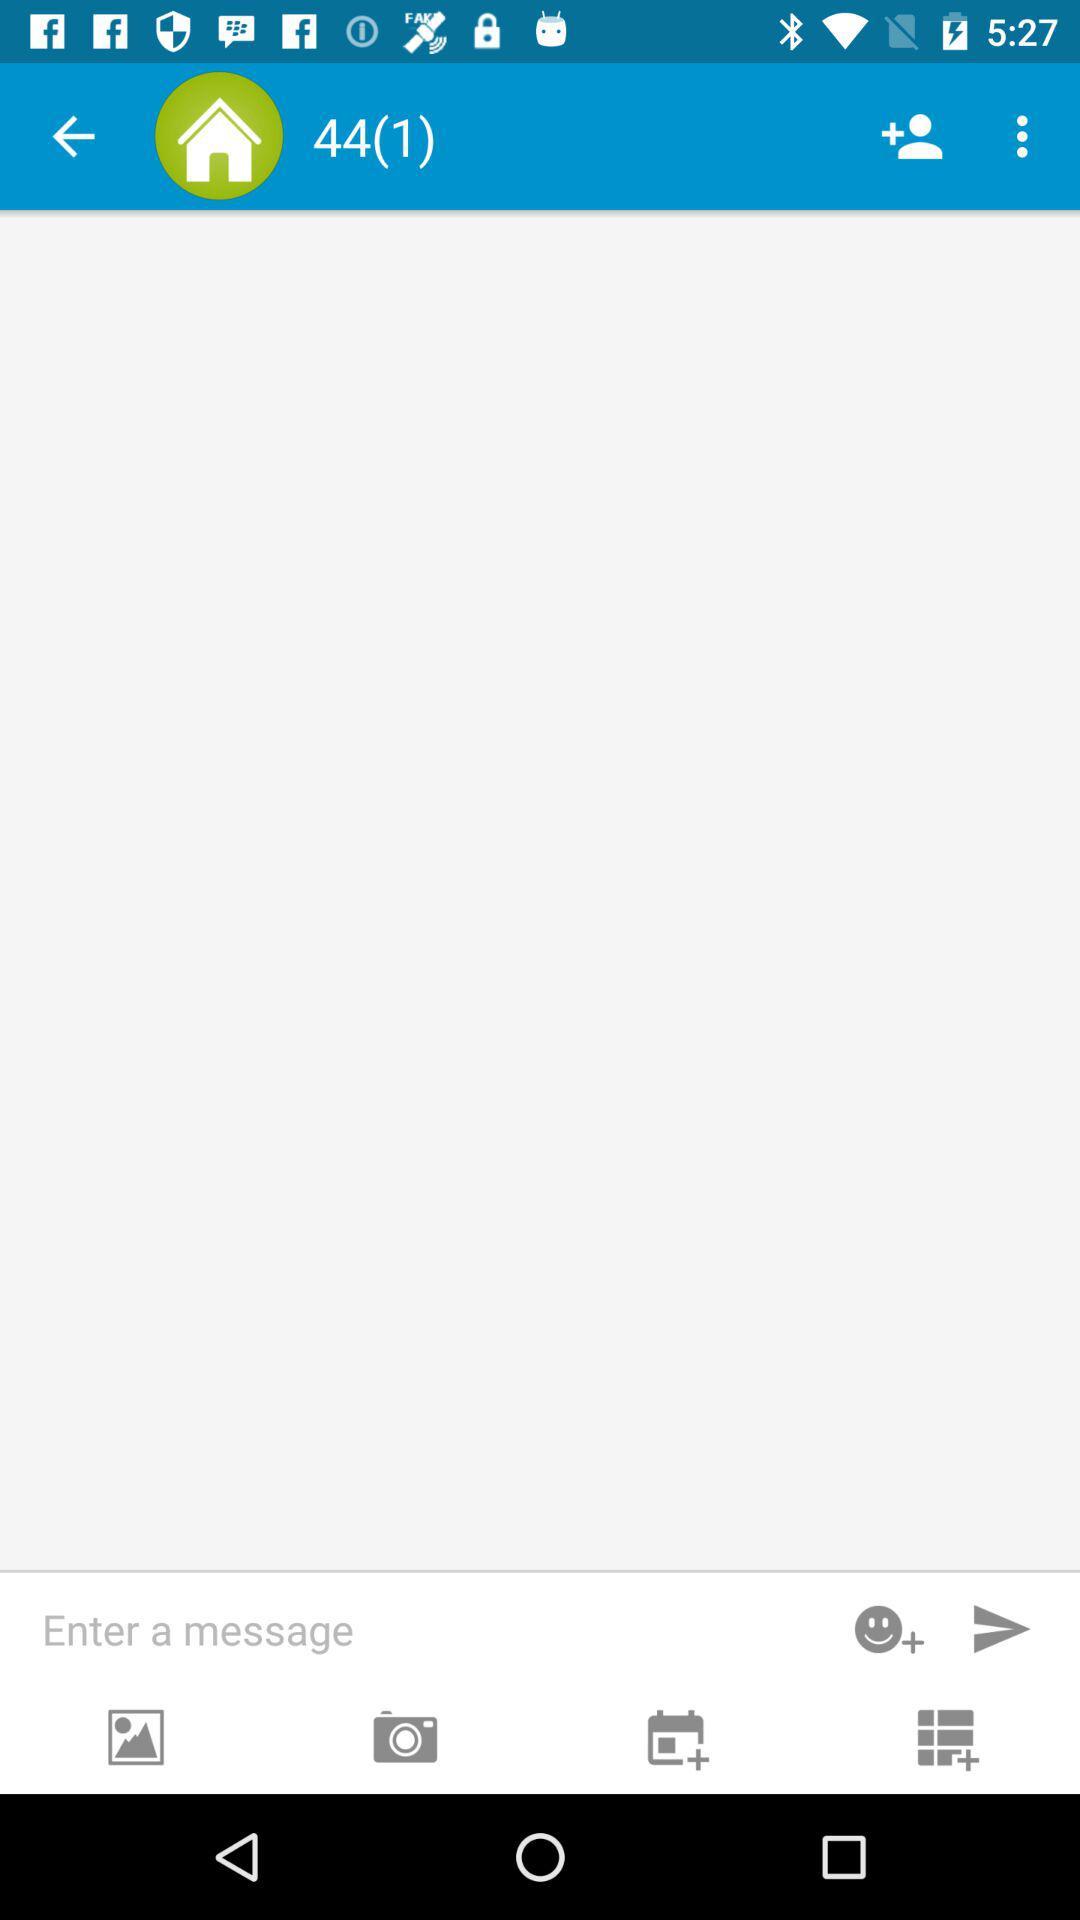 The width and height of the screenshot is (1080, 1920). I want to click on the icon next to the (1) item, so click(911, 135).